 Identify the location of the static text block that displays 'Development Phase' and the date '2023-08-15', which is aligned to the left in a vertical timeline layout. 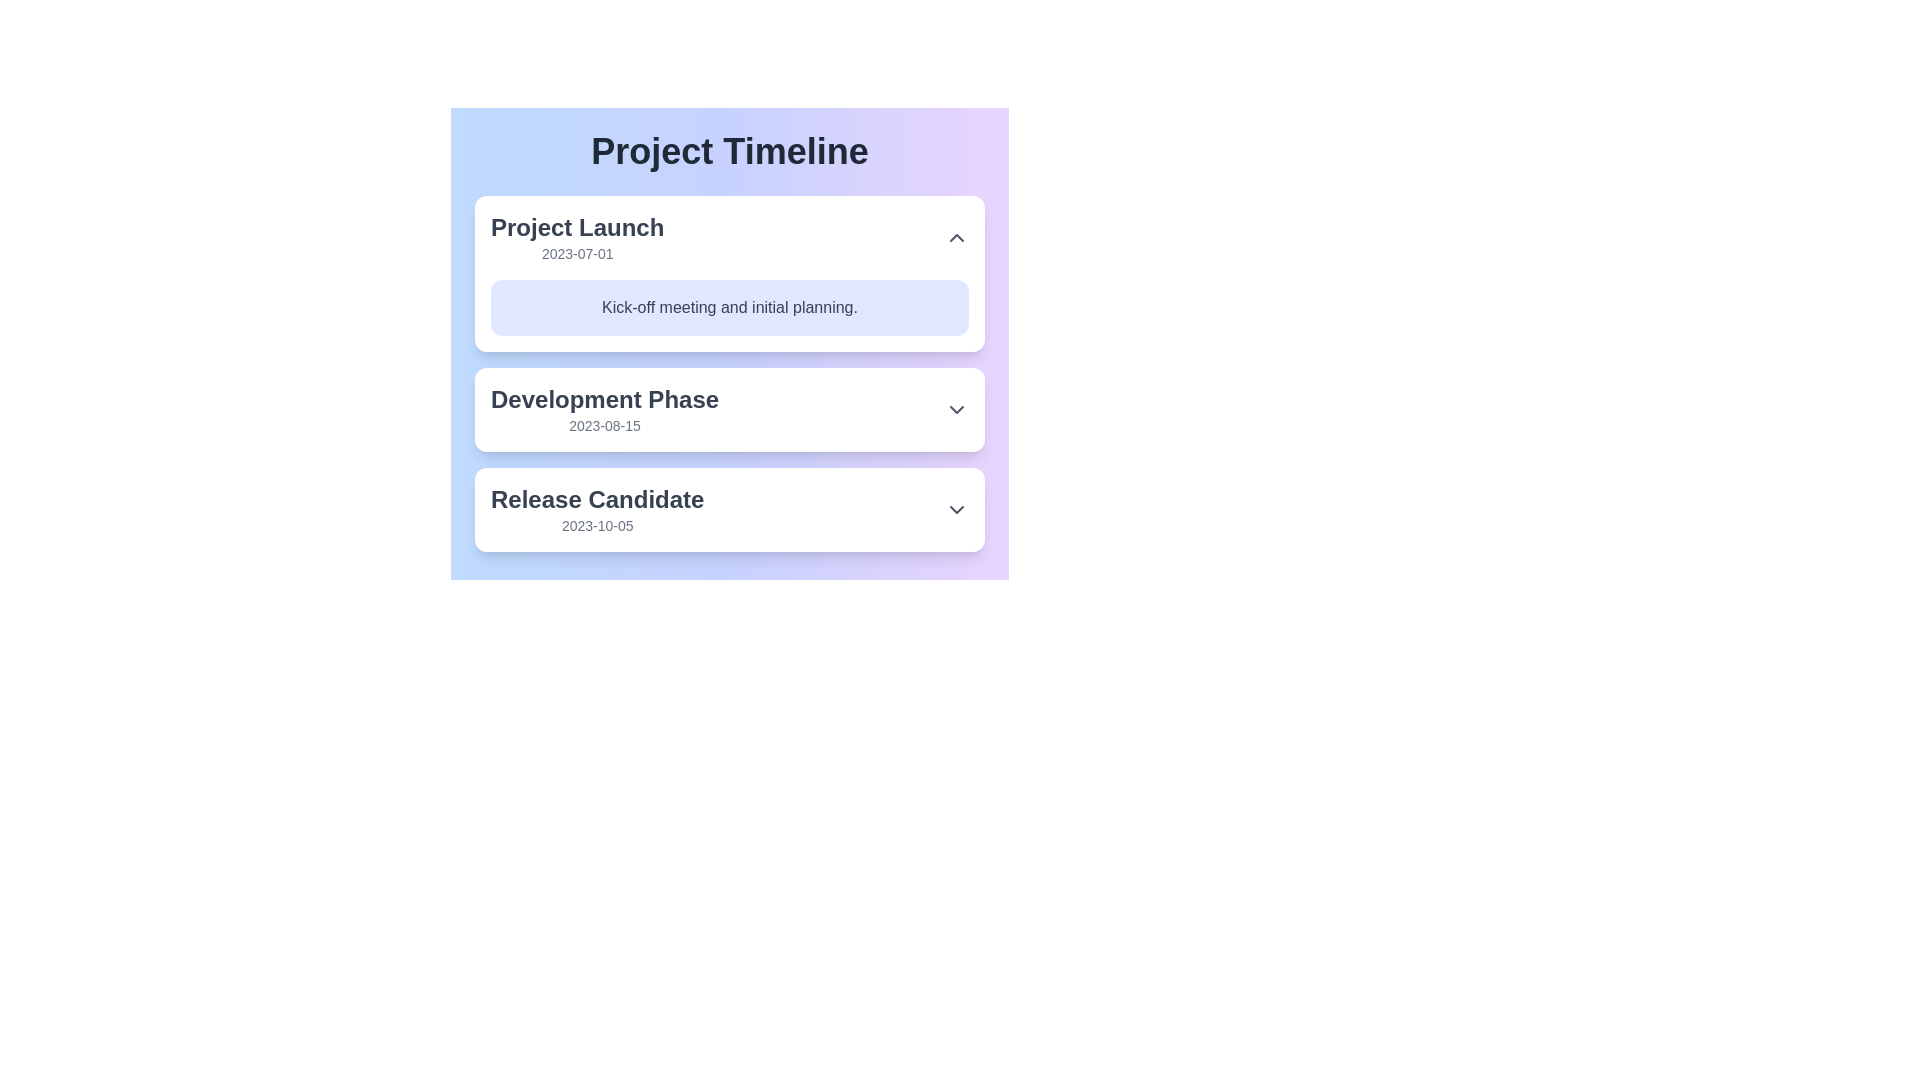
(603, 408).